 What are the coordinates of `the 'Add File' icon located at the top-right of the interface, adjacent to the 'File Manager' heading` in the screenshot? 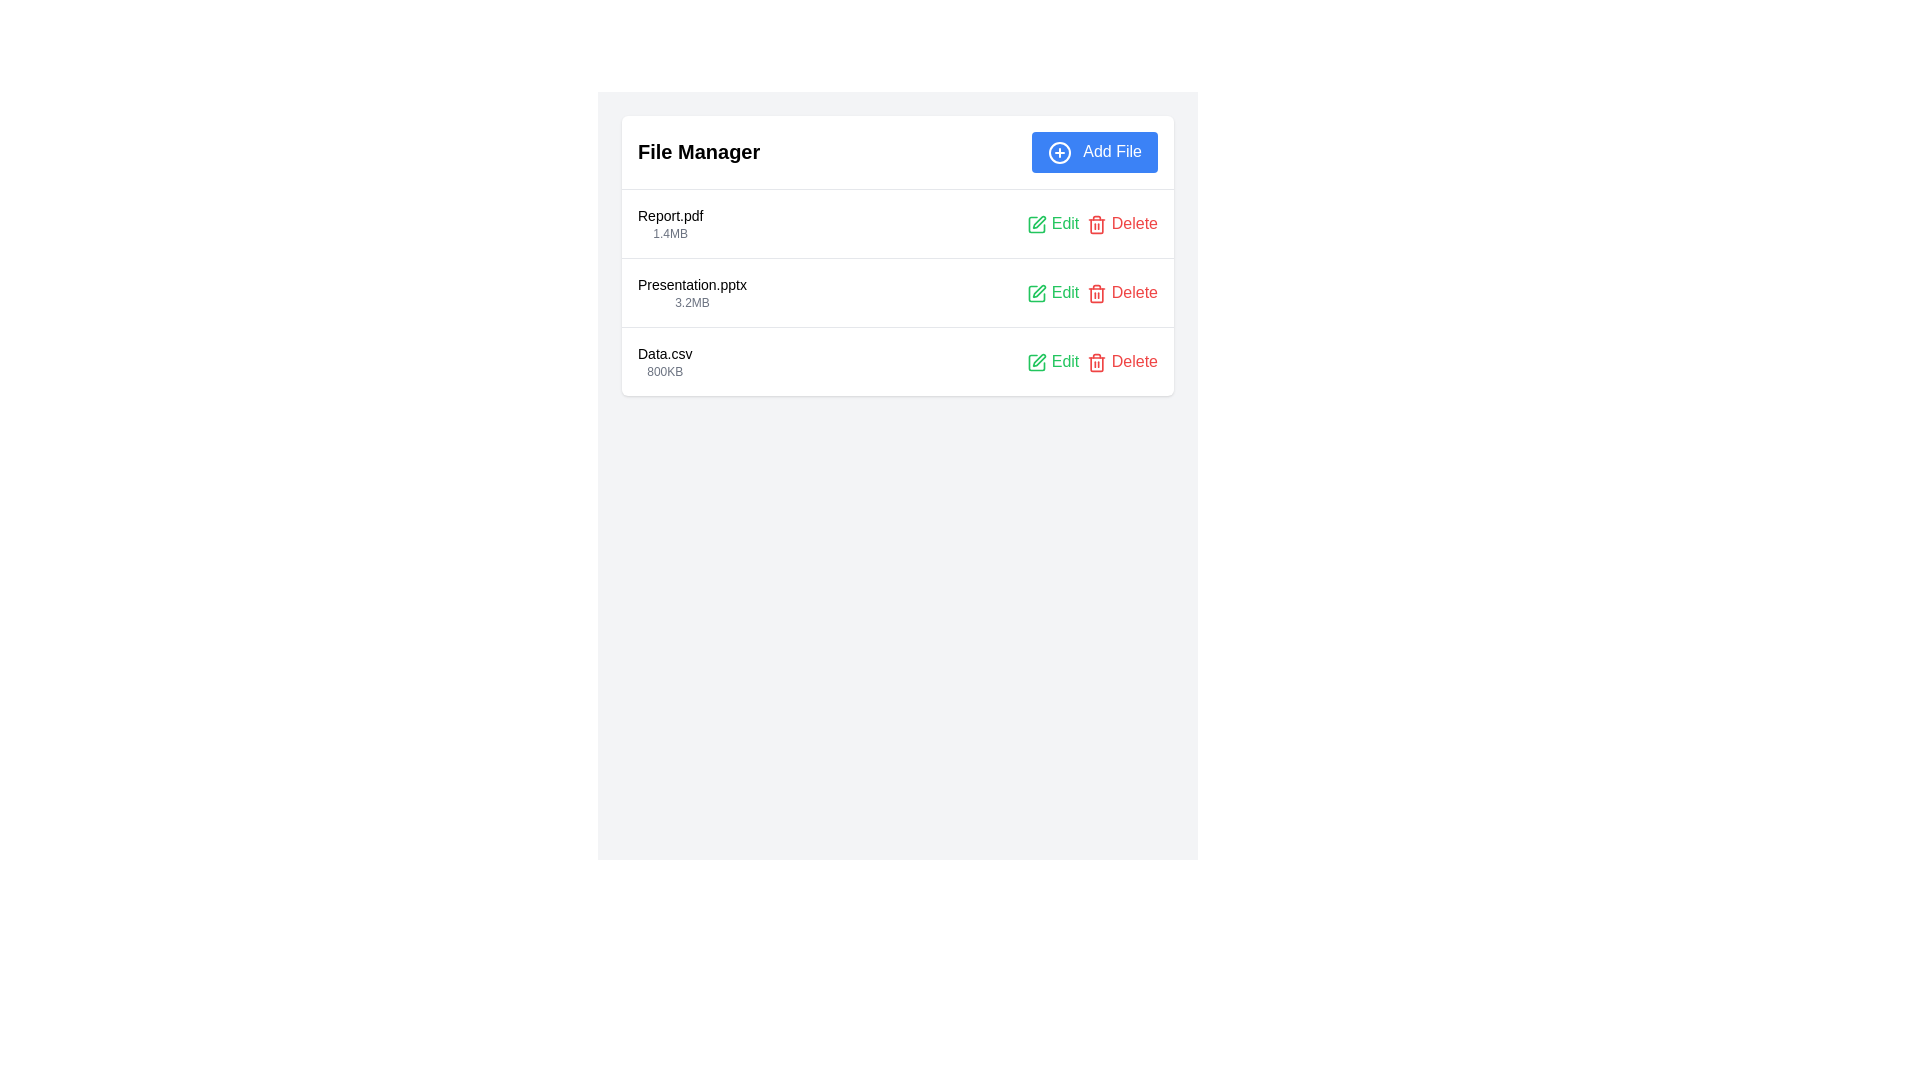 It's located at (1058, 151).